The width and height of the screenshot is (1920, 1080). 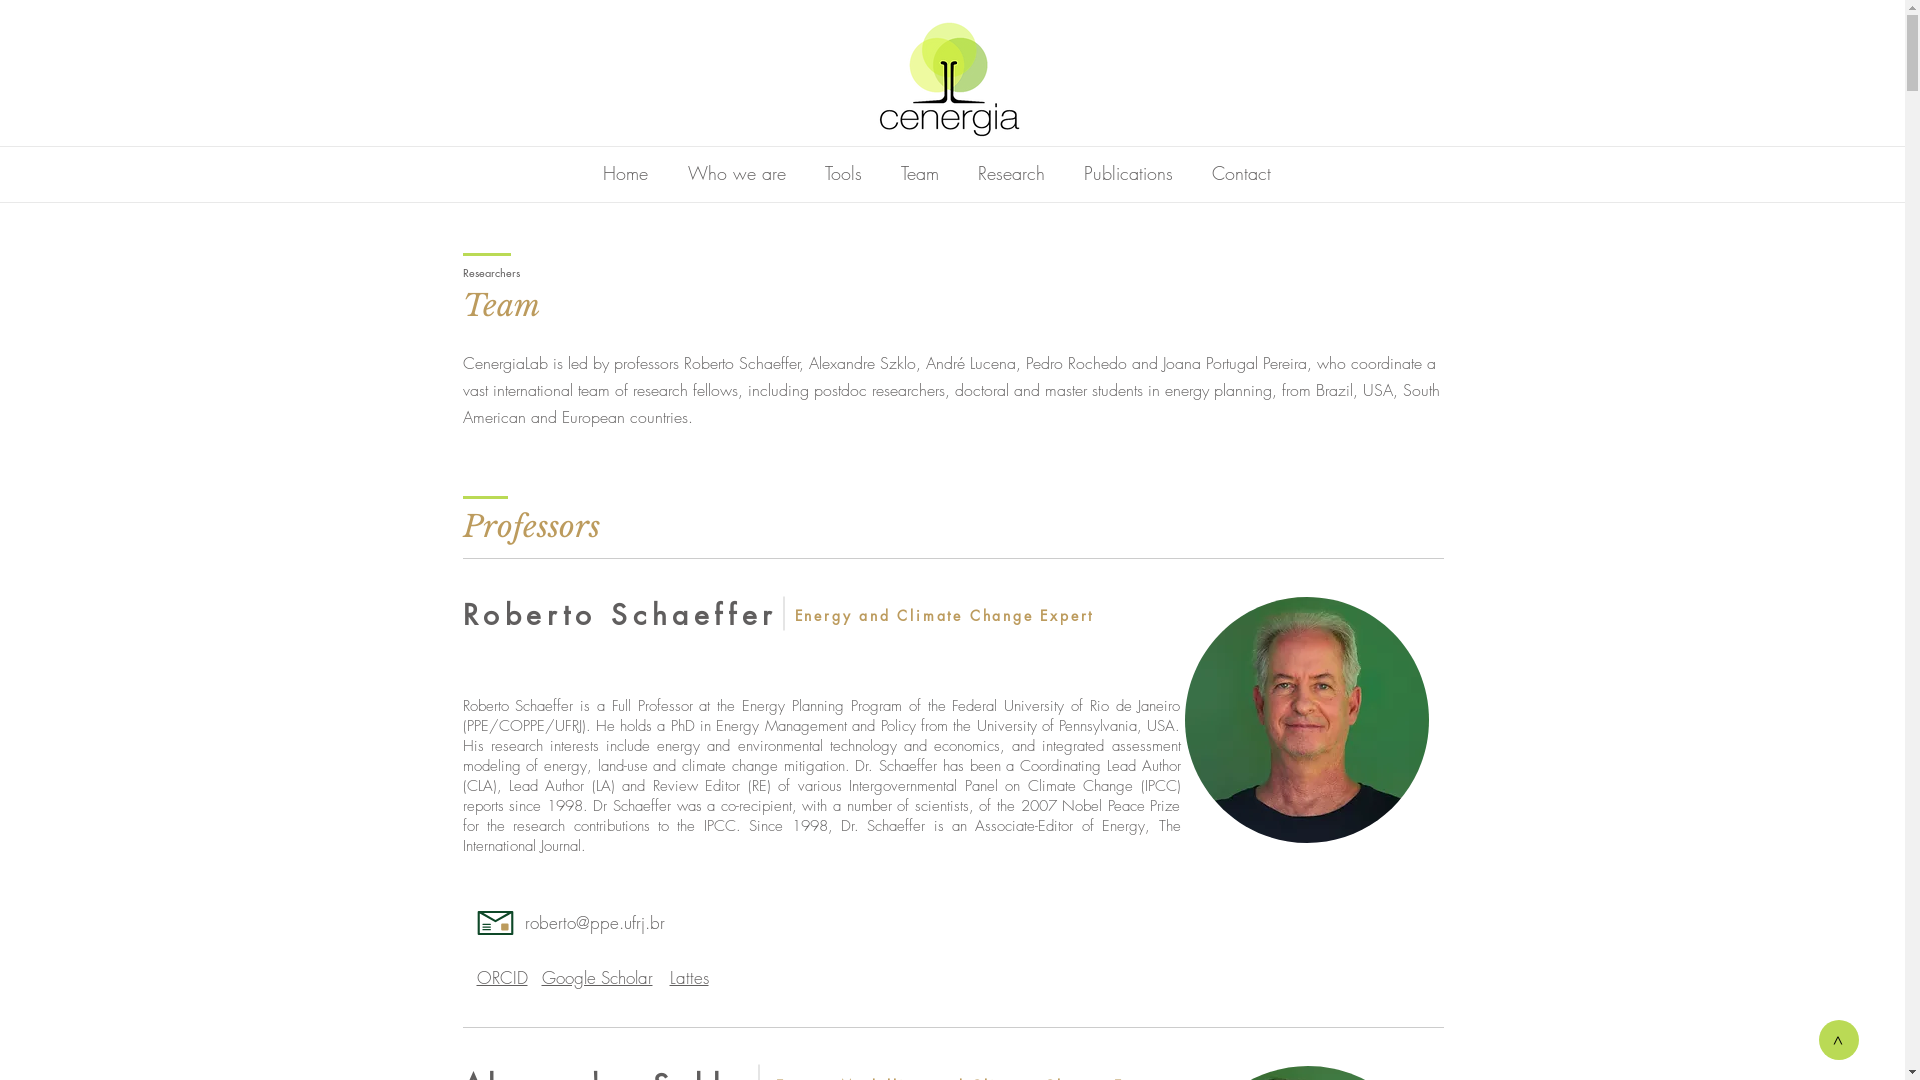 What do you see at coordinates (596, 976) in the screenshot?
I see `'Google Scholar'` at bounding box center [596, 976].